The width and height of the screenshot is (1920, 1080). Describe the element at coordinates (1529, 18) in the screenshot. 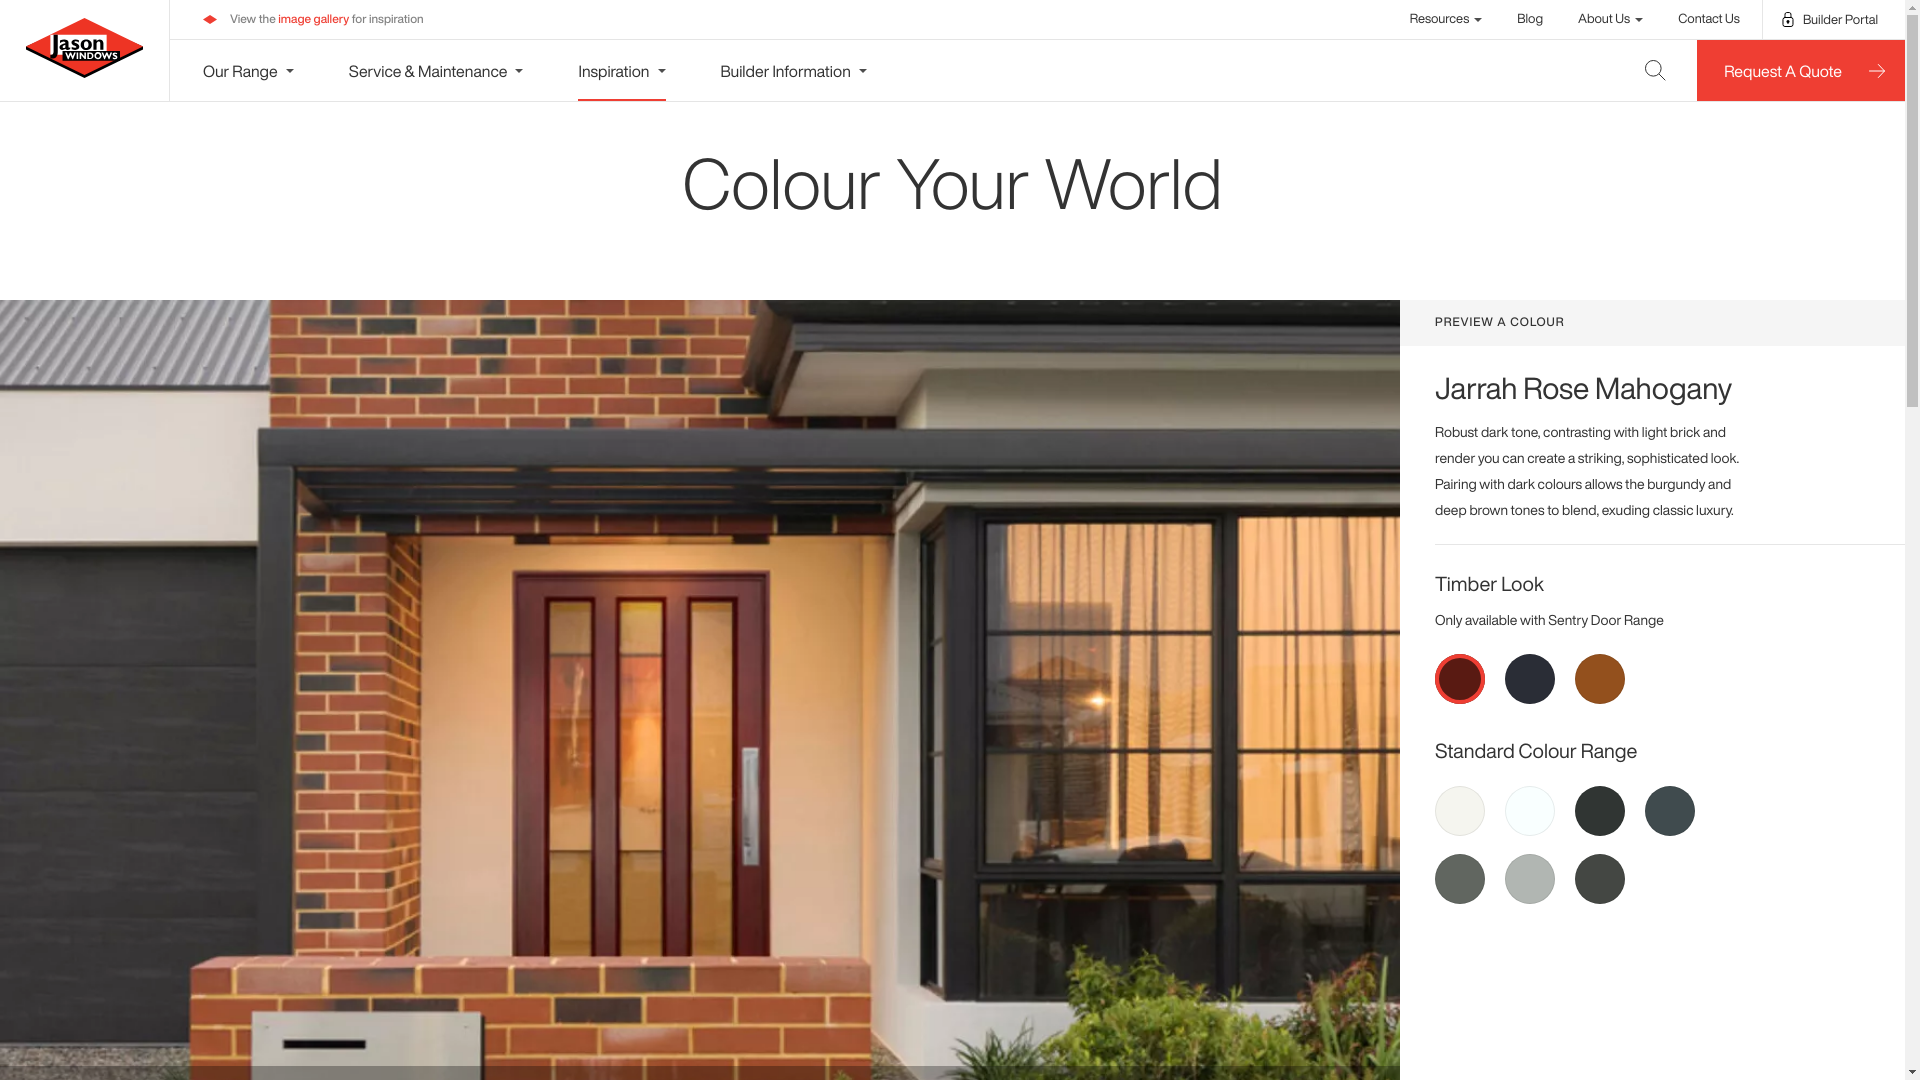

I see `'Blog'` at that location.